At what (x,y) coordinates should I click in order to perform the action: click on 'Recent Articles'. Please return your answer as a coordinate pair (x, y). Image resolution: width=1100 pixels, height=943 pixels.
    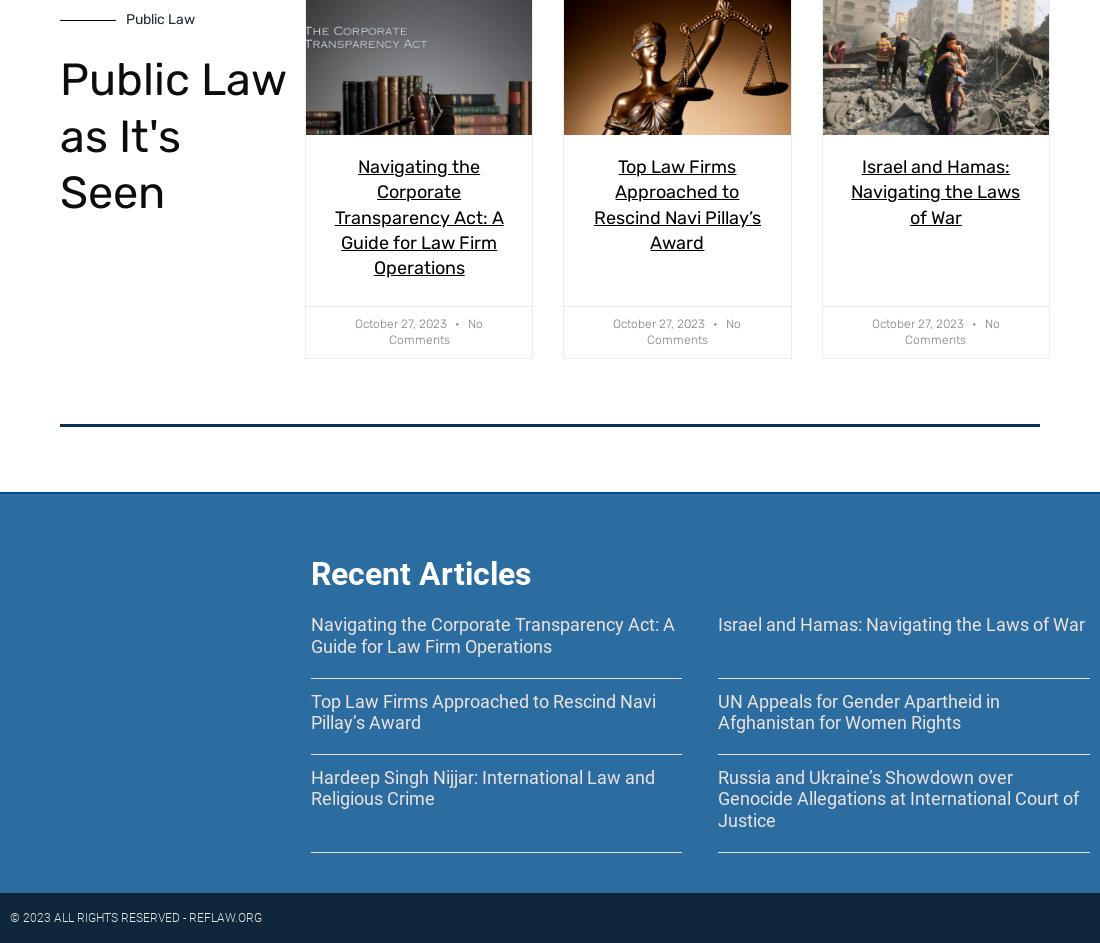
    Looking at the image, I should click on (308, 574).